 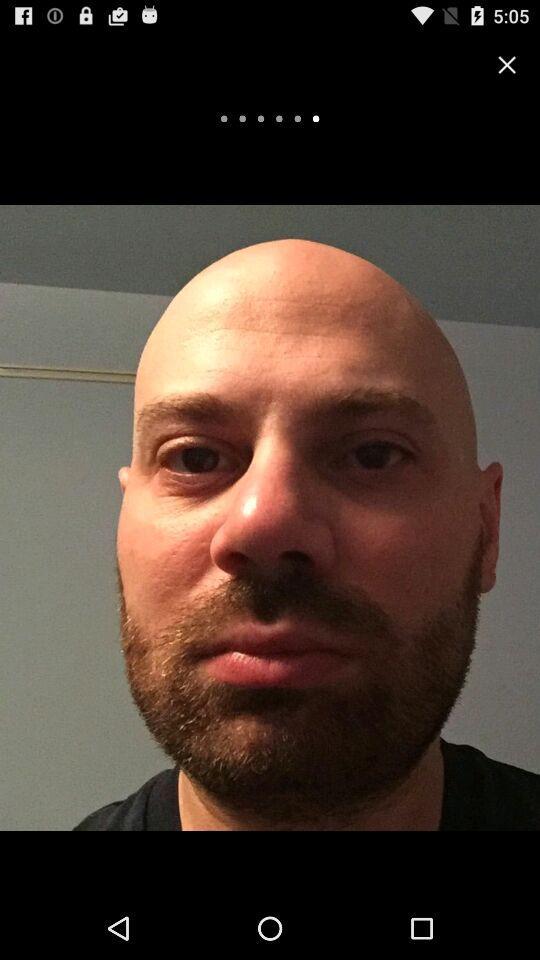 What do you see at coordinates (507, 68) in the screenshot?
I see `the close icon` at bounding box center [507, 68].